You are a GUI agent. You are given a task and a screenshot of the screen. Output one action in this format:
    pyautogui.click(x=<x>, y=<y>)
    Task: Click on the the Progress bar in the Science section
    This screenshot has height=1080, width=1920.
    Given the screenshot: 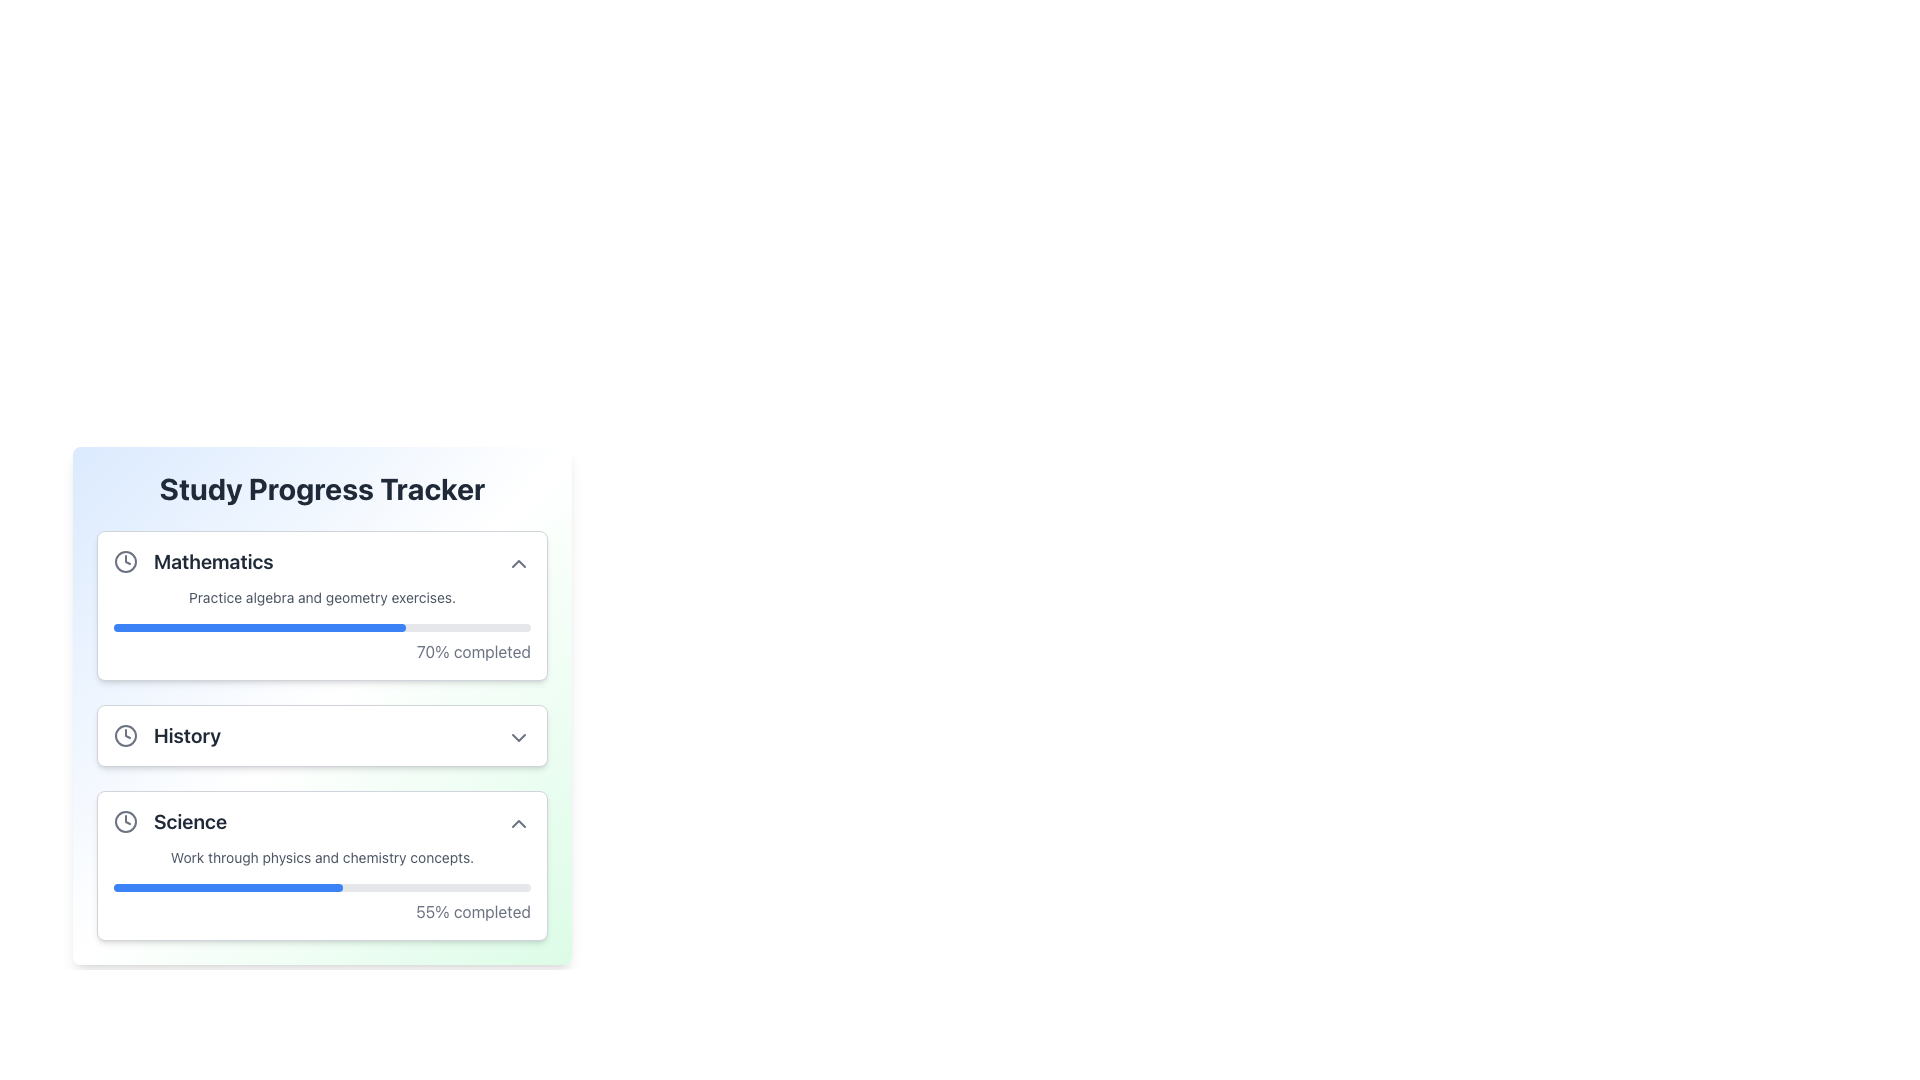 What is the action you would take?
    pyautogui.click(x=322, y=885)
    